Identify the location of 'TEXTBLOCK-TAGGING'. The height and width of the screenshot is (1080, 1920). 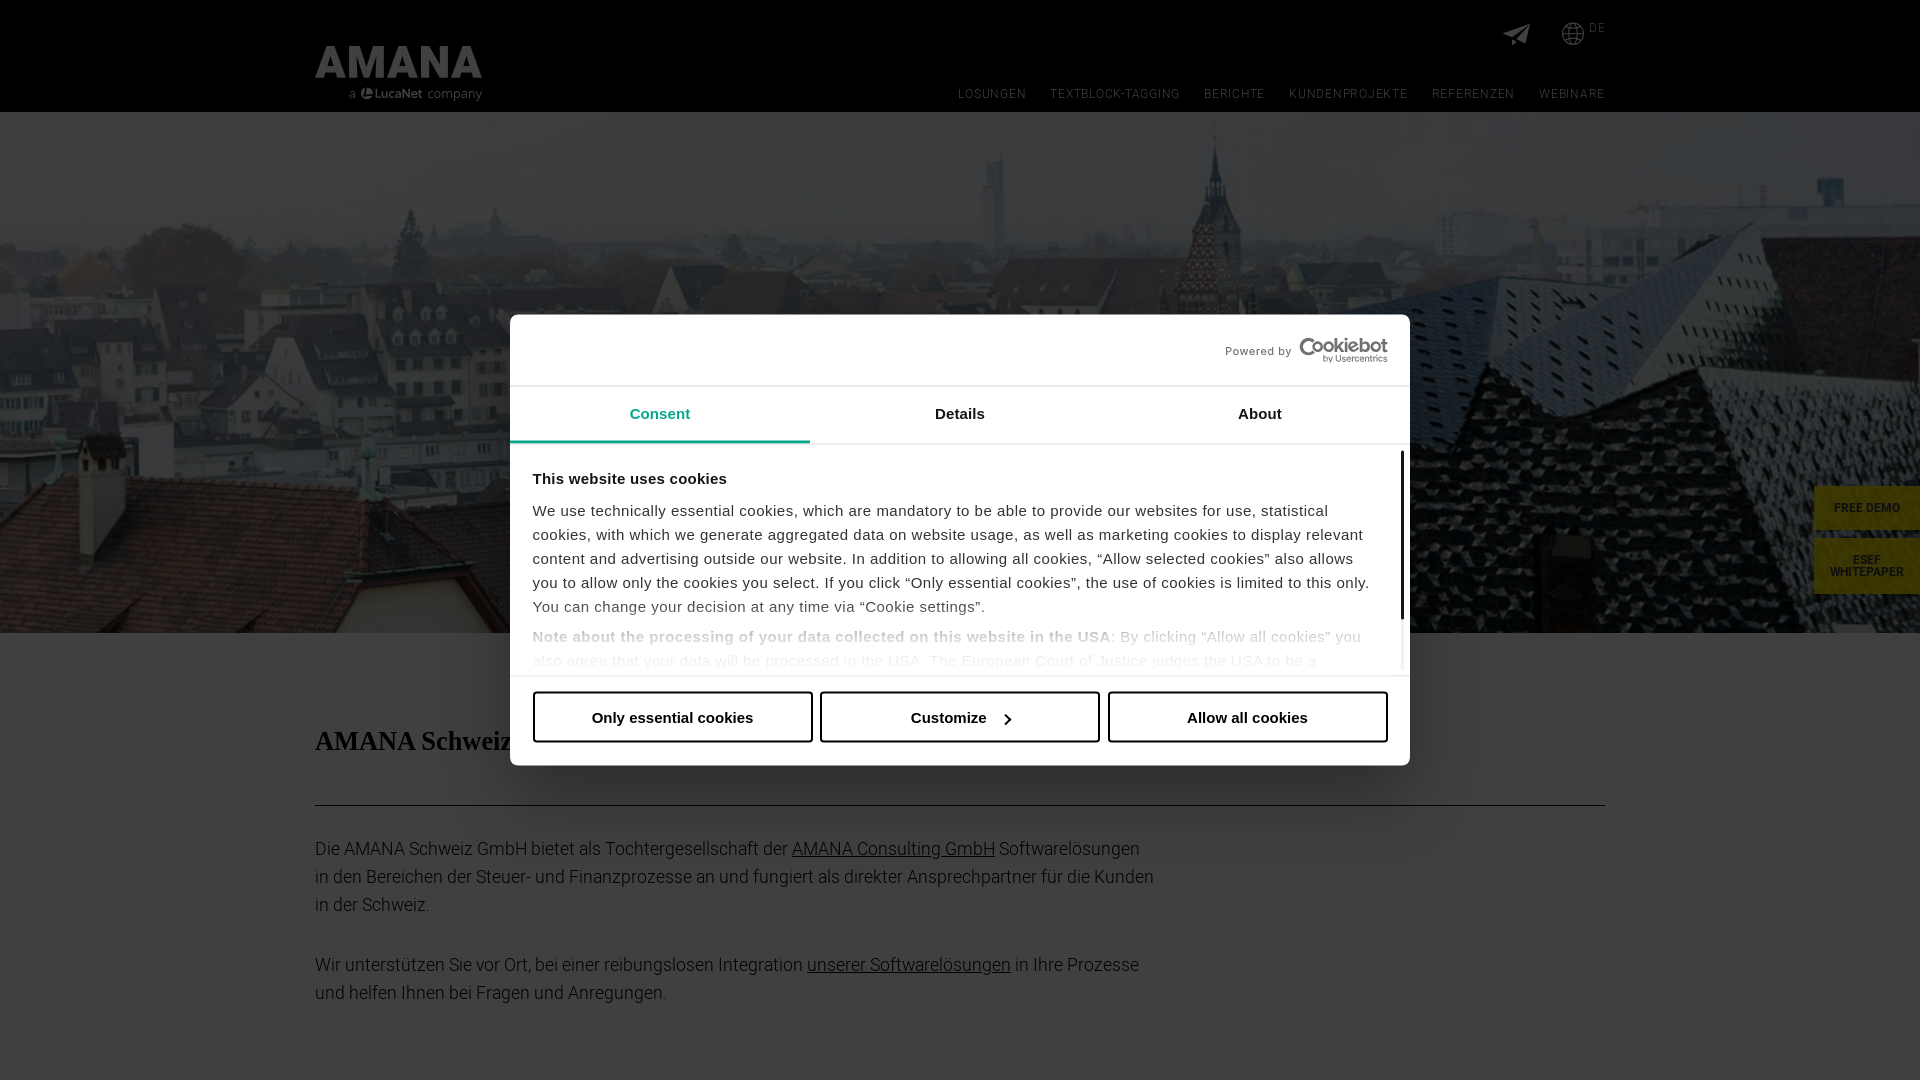
(1113, 93).